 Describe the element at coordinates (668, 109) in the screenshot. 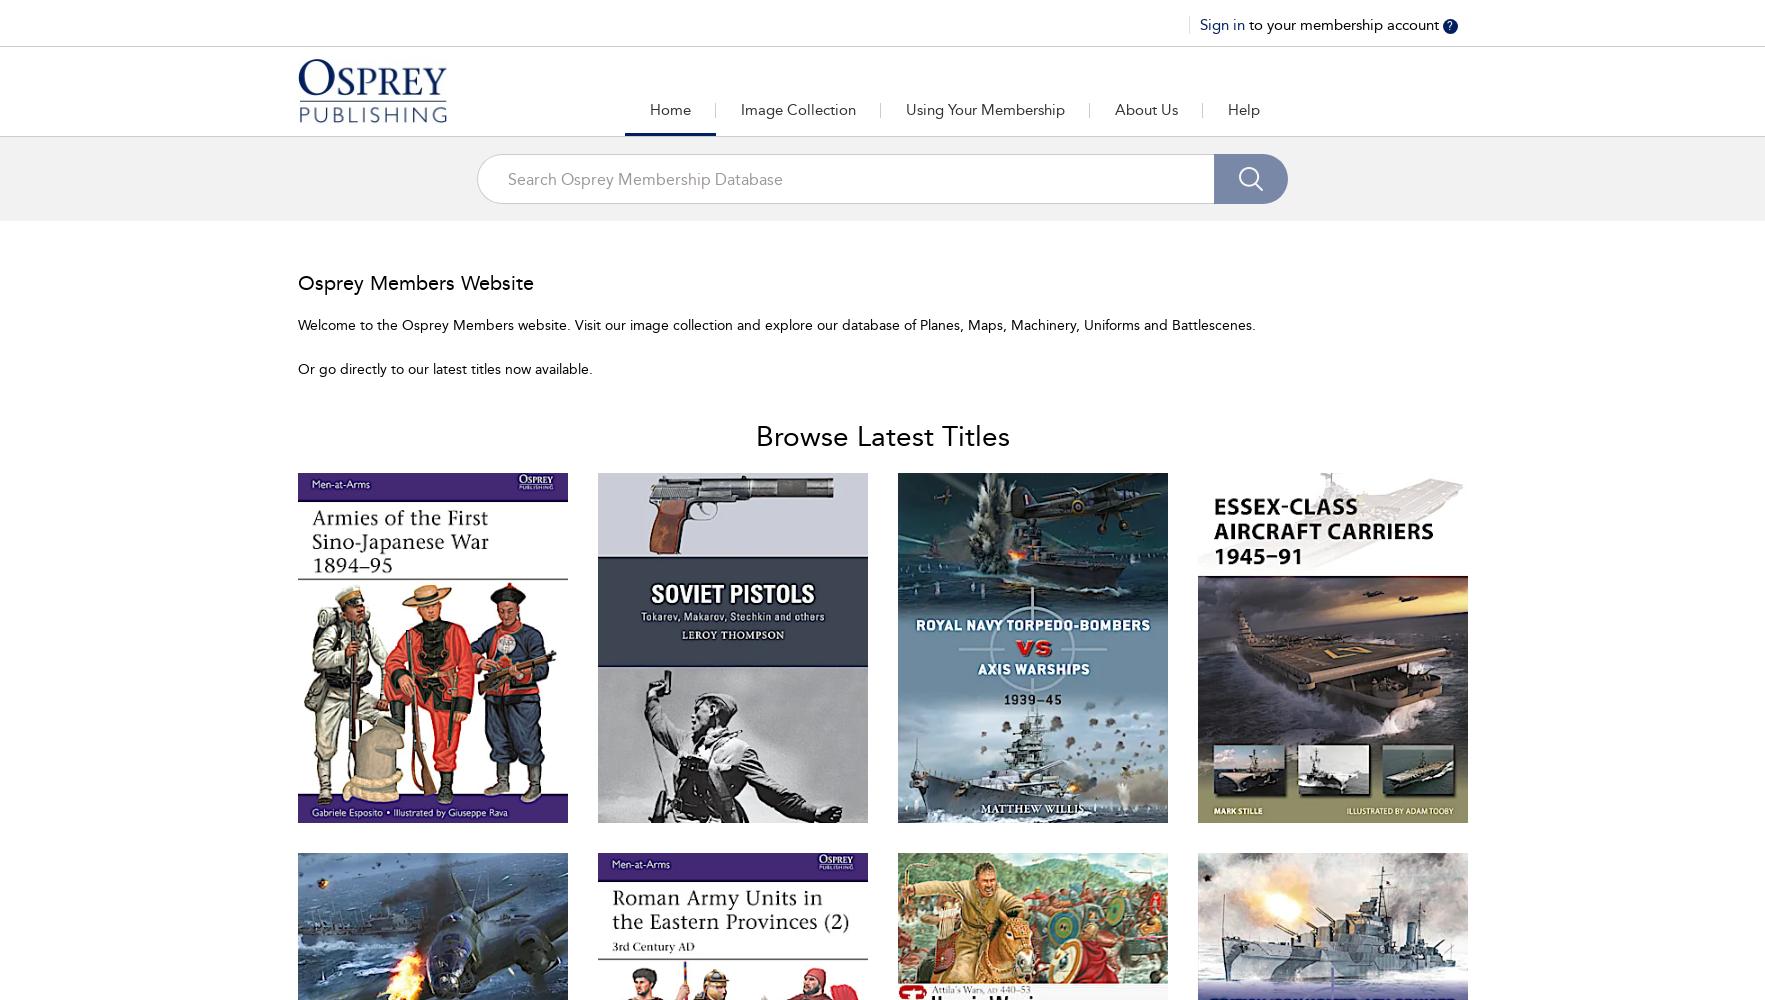

I see `'Home'` at that location.